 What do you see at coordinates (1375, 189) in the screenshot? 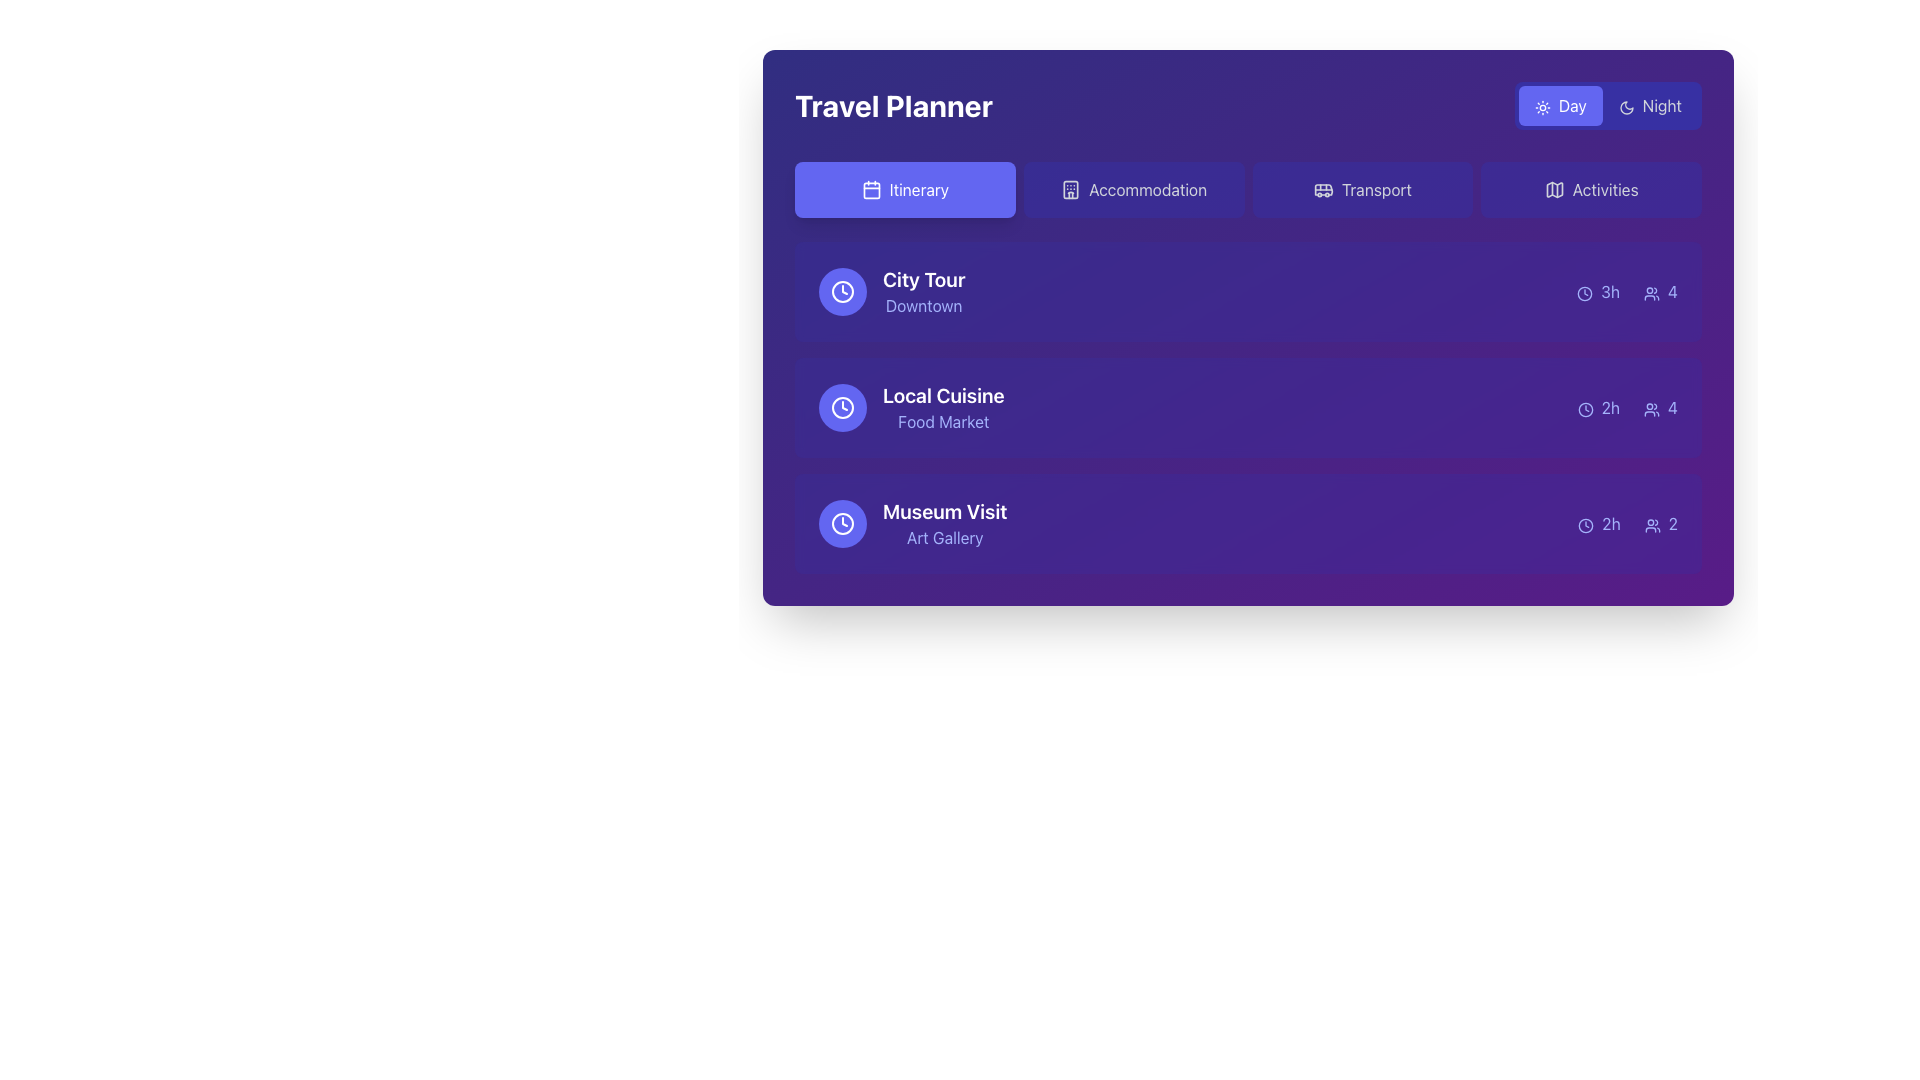
I see `the text label 'Transport' located inside the dark indigo button in the navigation bar to observe any hover effects` at bounding box center [1375, 189].